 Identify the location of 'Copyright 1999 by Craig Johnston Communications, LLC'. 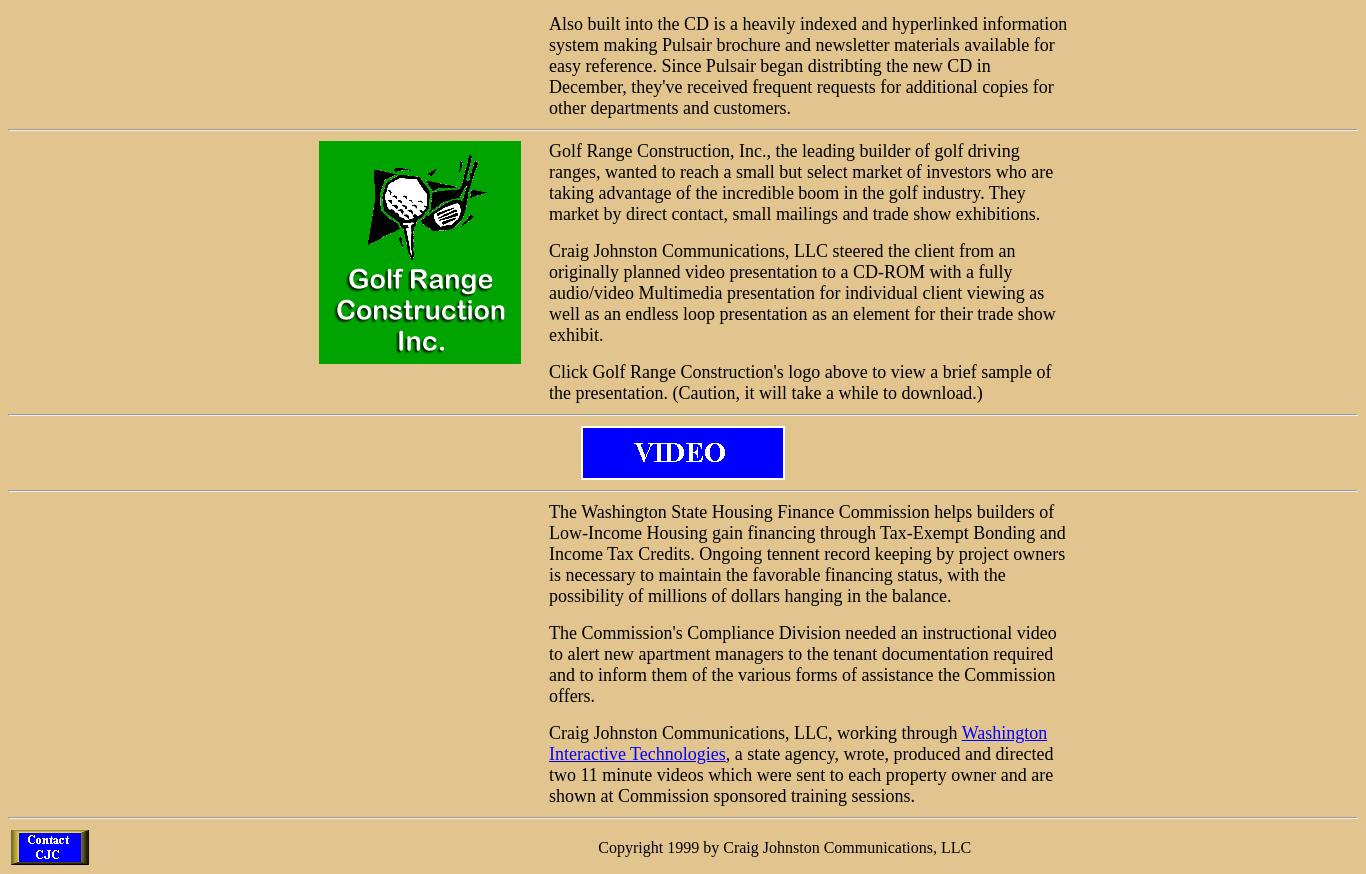
(784, 846).